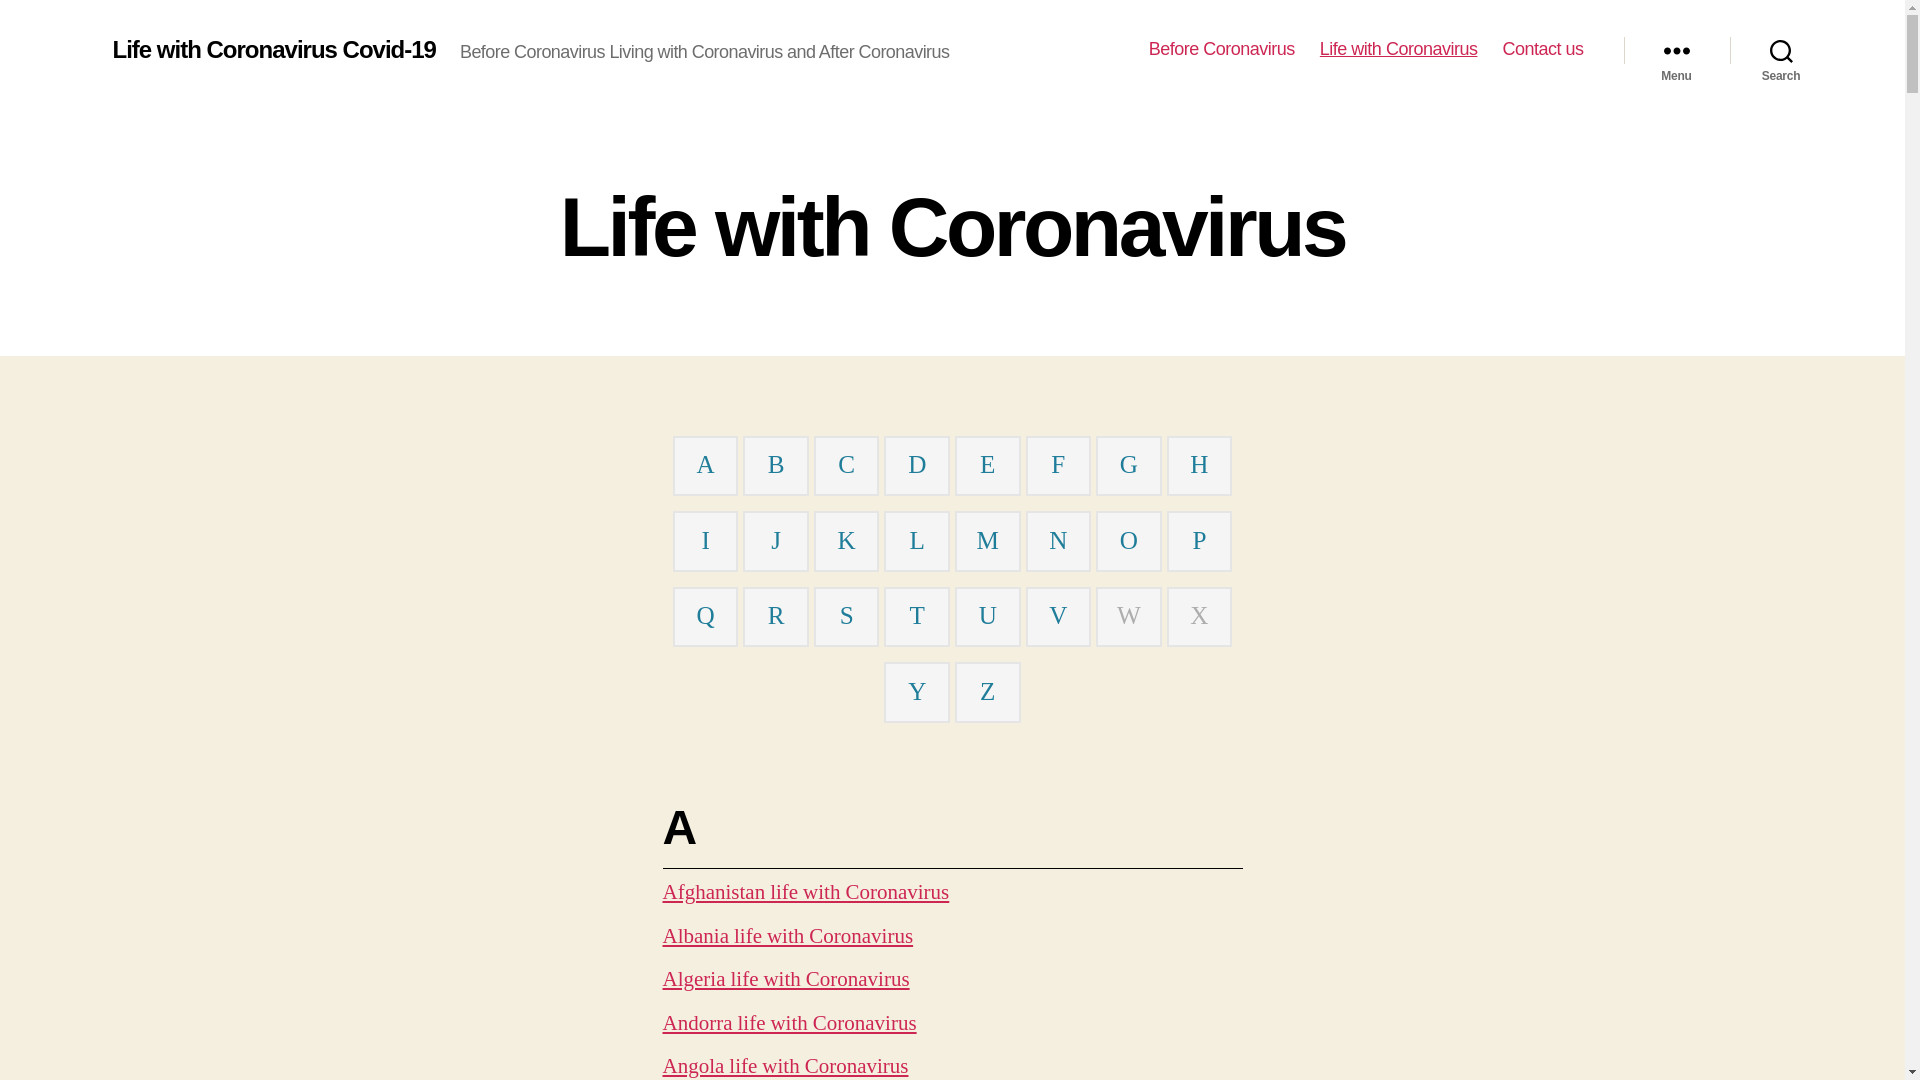 The image size is (1920, 1080). I want to click on 'Contact us', so click(1541, 49).